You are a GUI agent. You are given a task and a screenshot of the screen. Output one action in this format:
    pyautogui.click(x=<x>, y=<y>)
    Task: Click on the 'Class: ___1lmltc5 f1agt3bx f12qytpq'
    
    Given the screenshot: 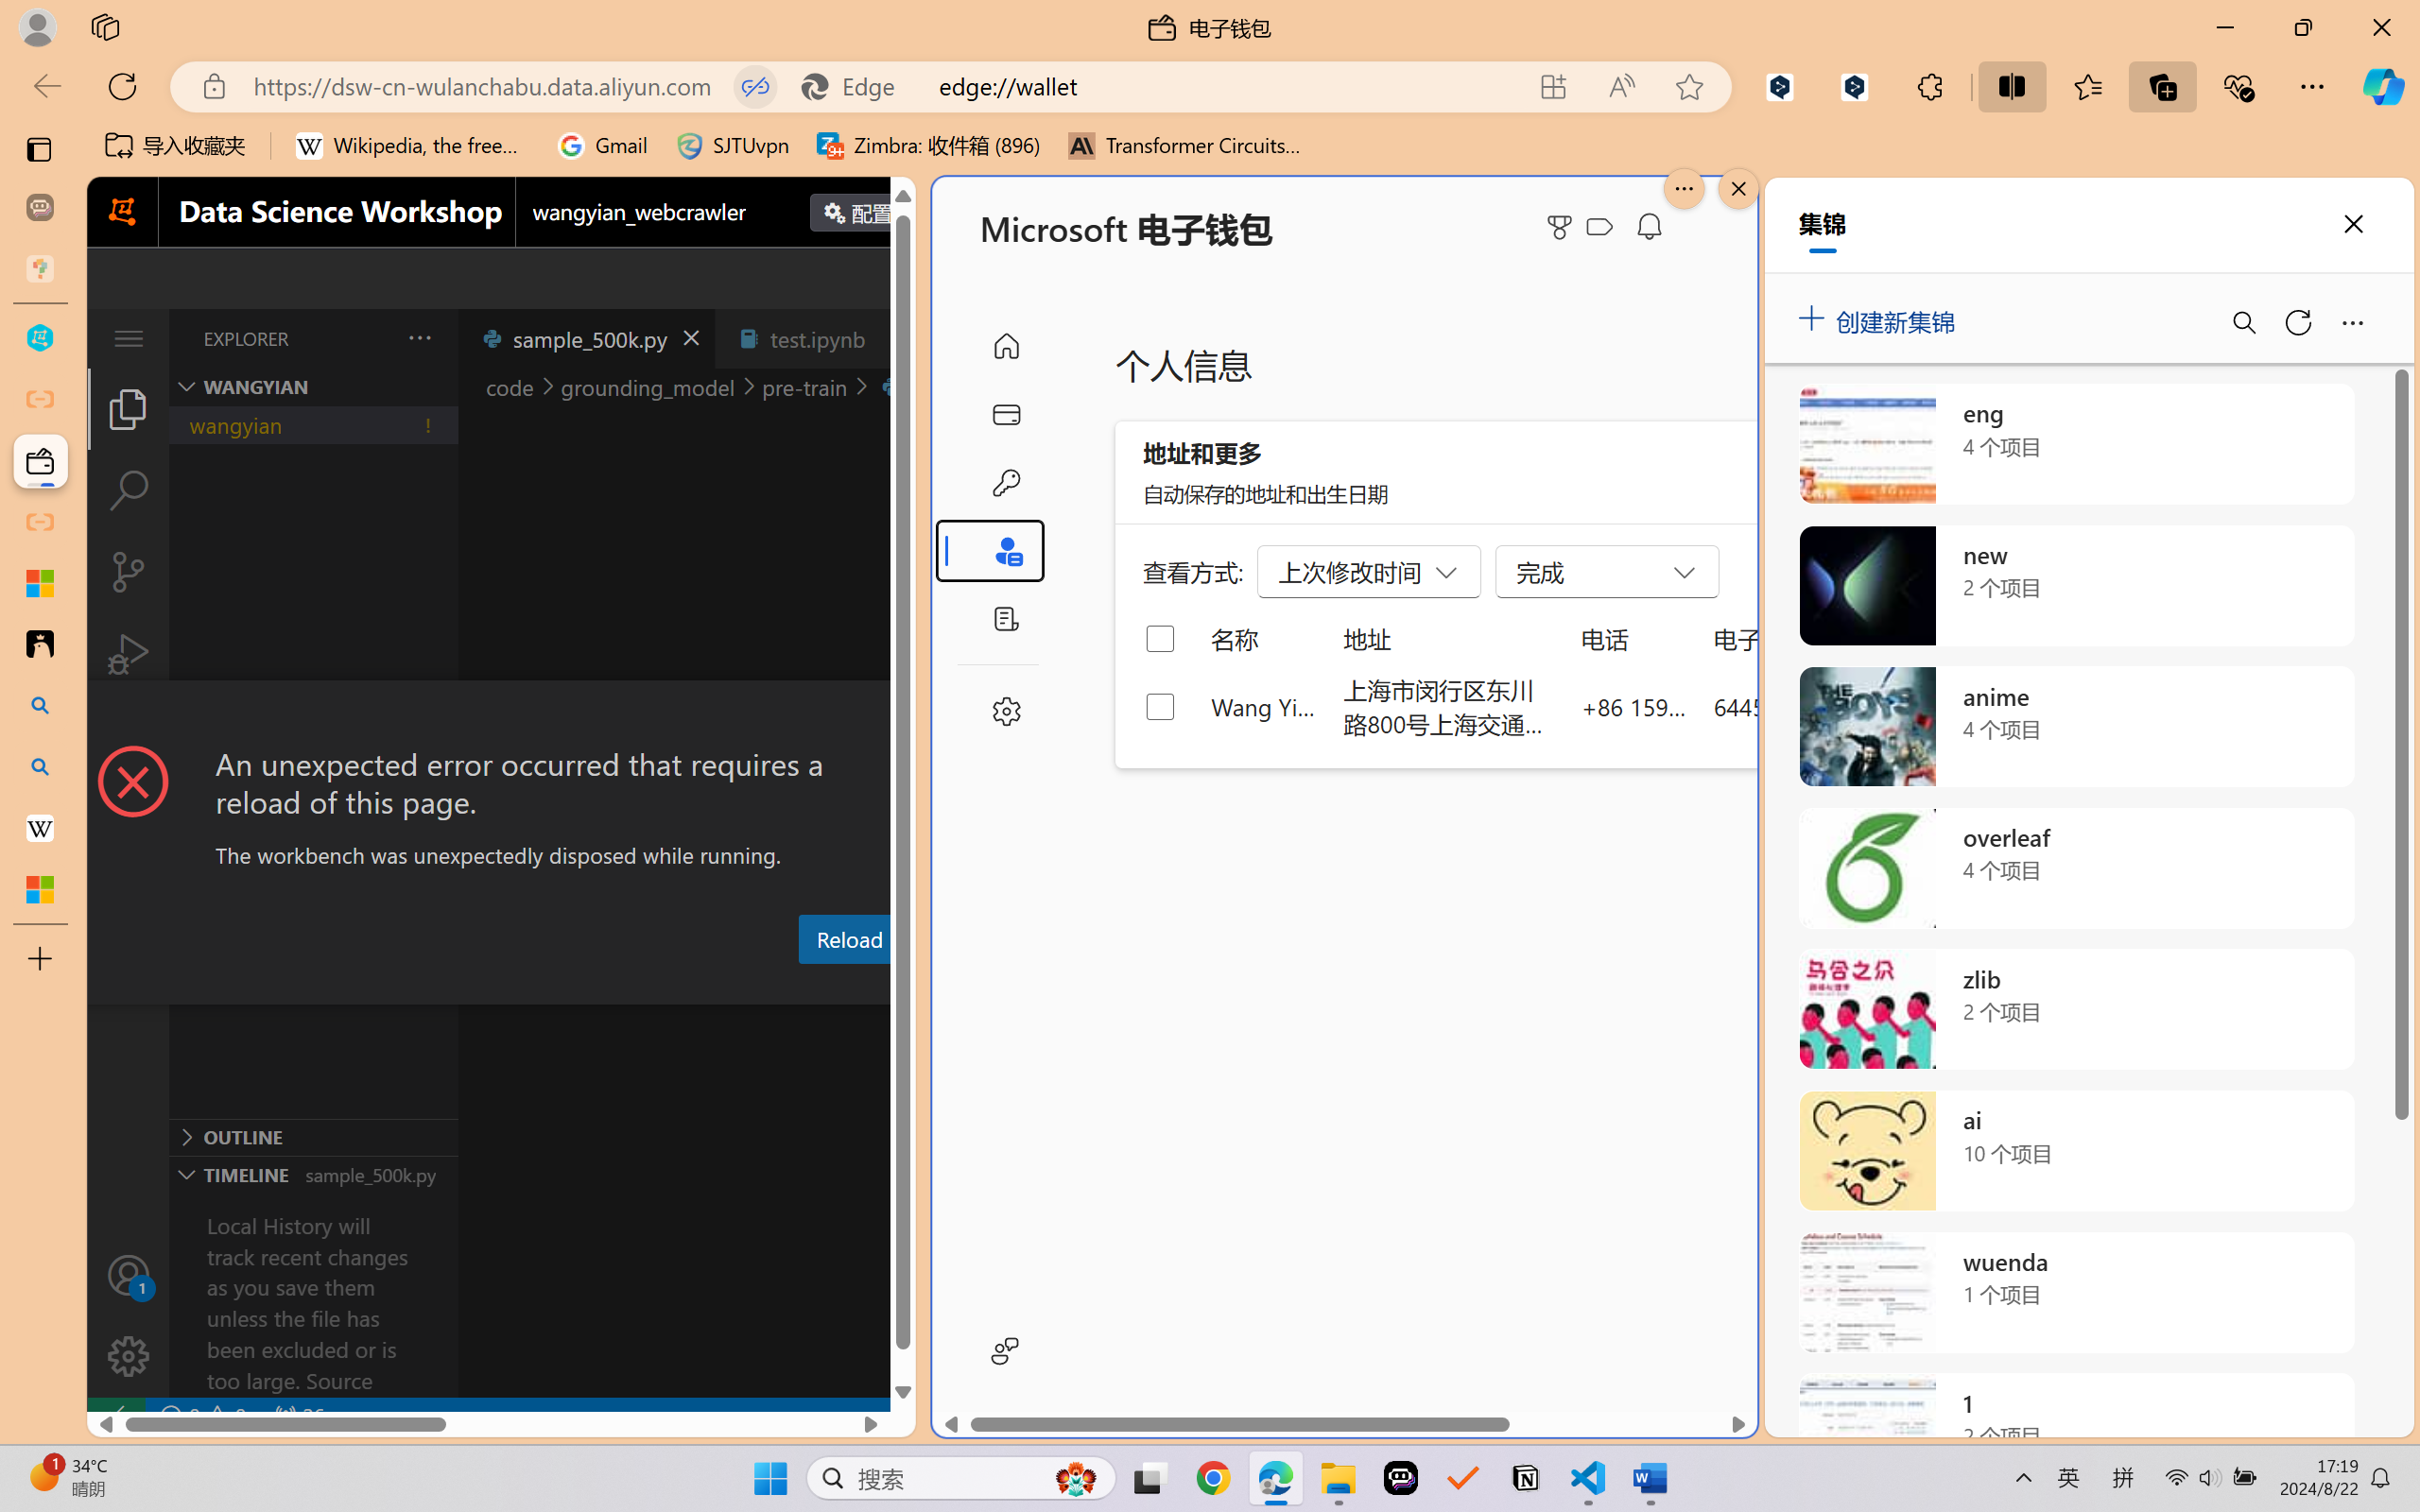 What is the action you would take?
    pyautogui.click(x=1599, y=227)
    